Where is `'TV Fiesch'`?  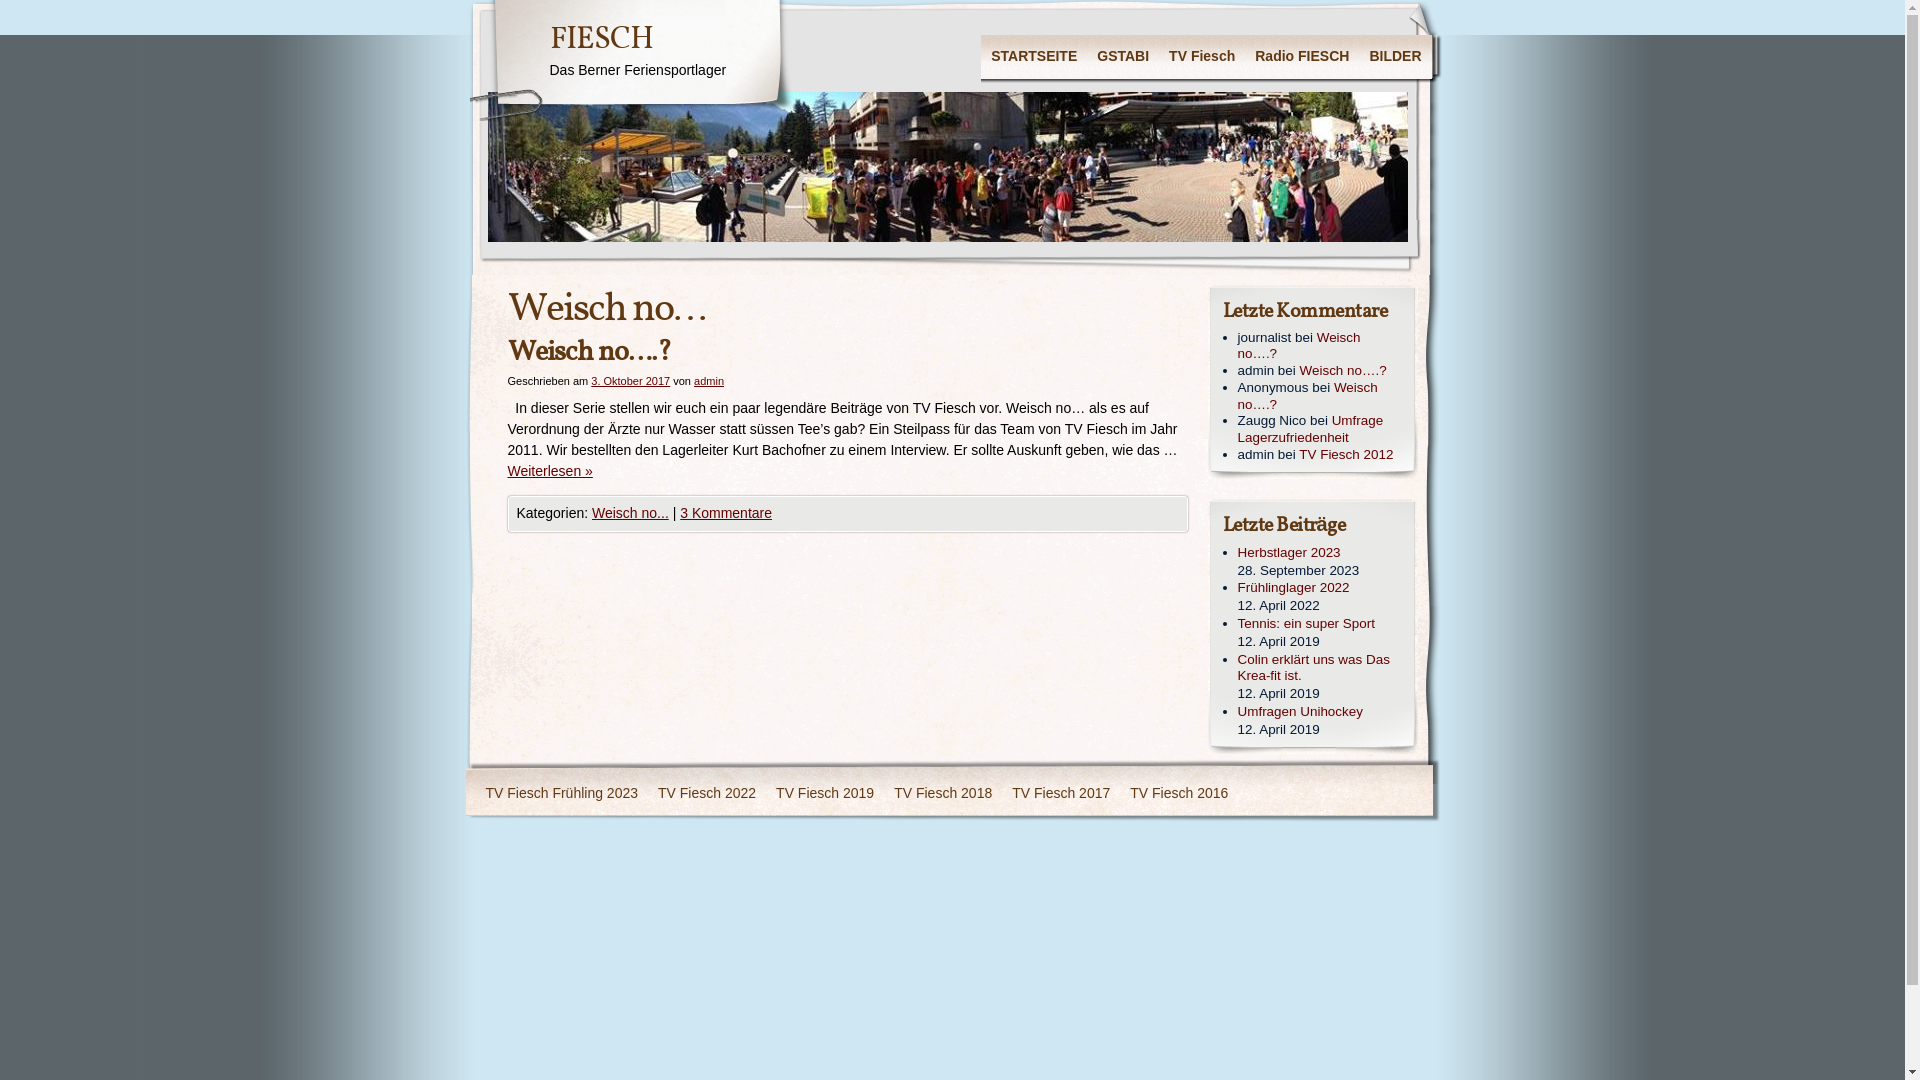 'TV Fiesch' is located at coordinates (1200, 56).